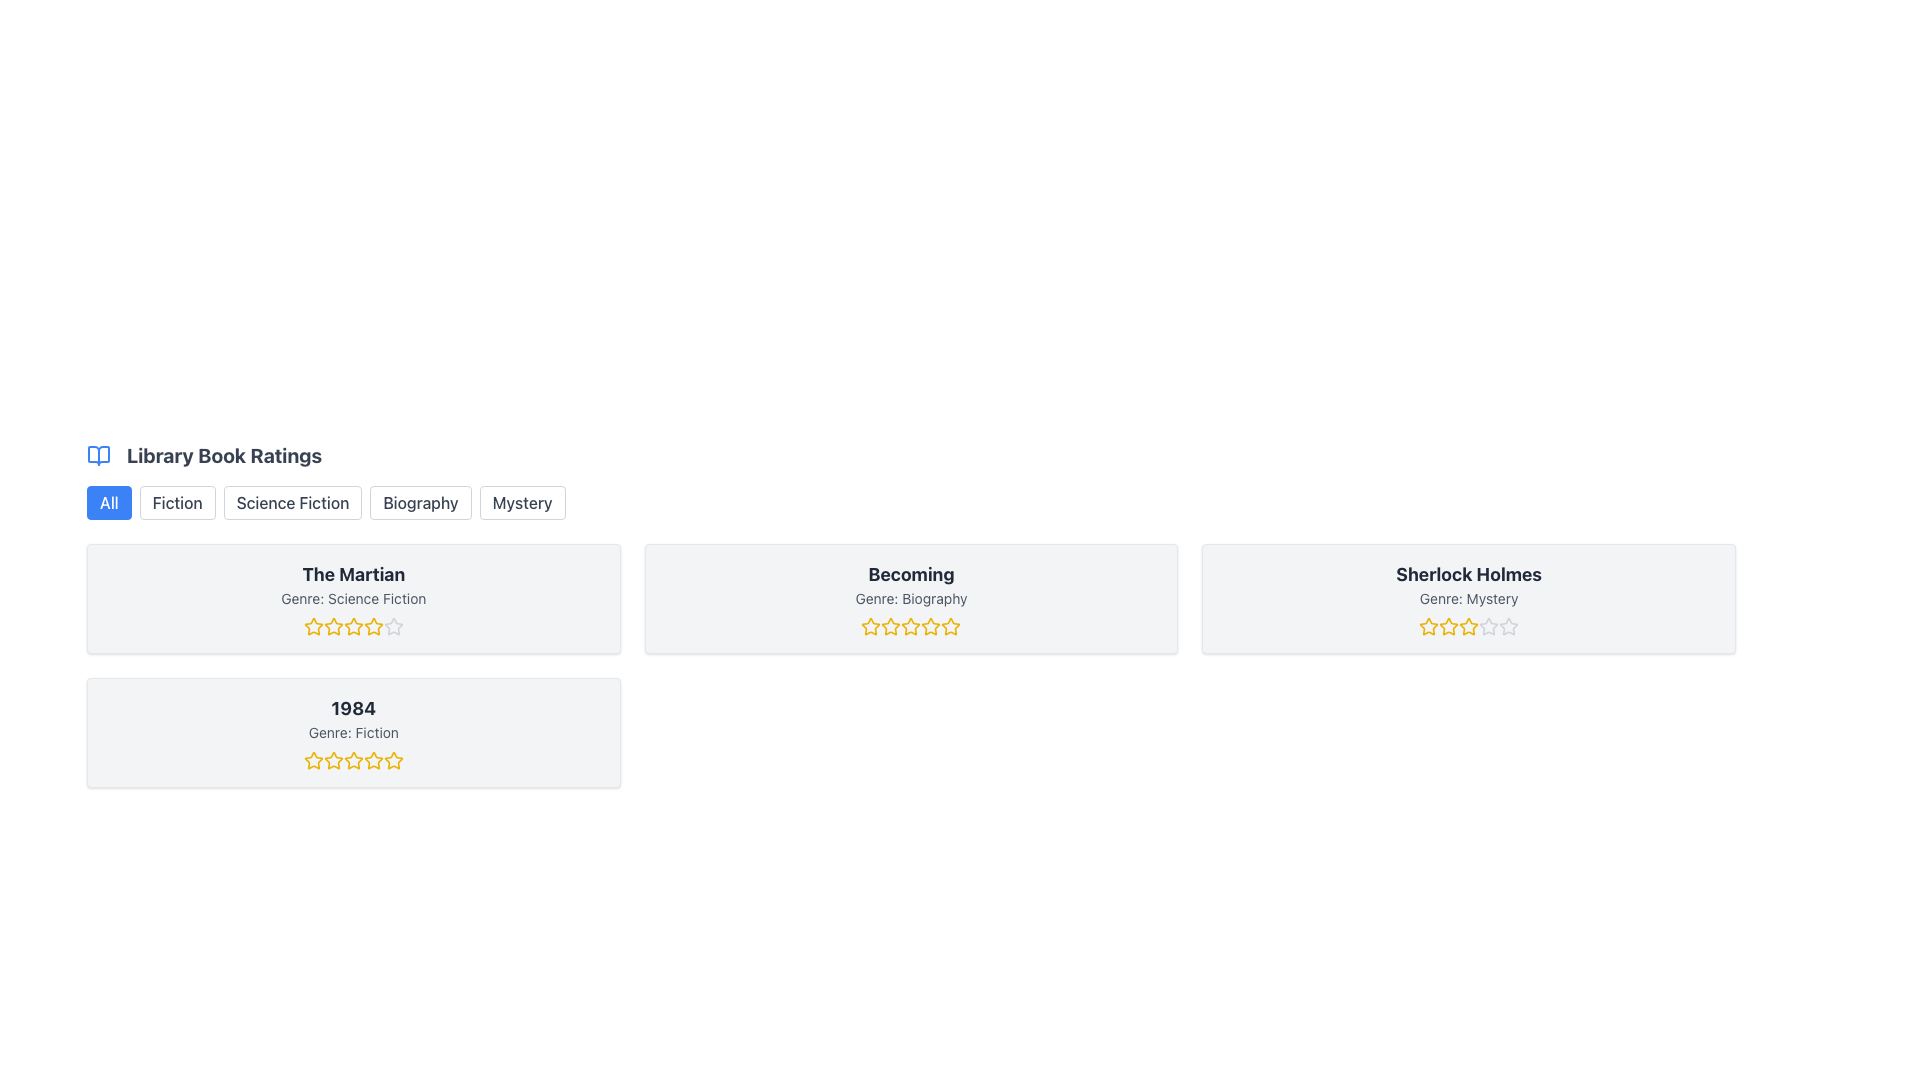  Describe the element at coordinates (312, 760) in the screenshot. I see `the first Rating Star Icon with a yellow outline under the book title '1984' to rate it` at that location.